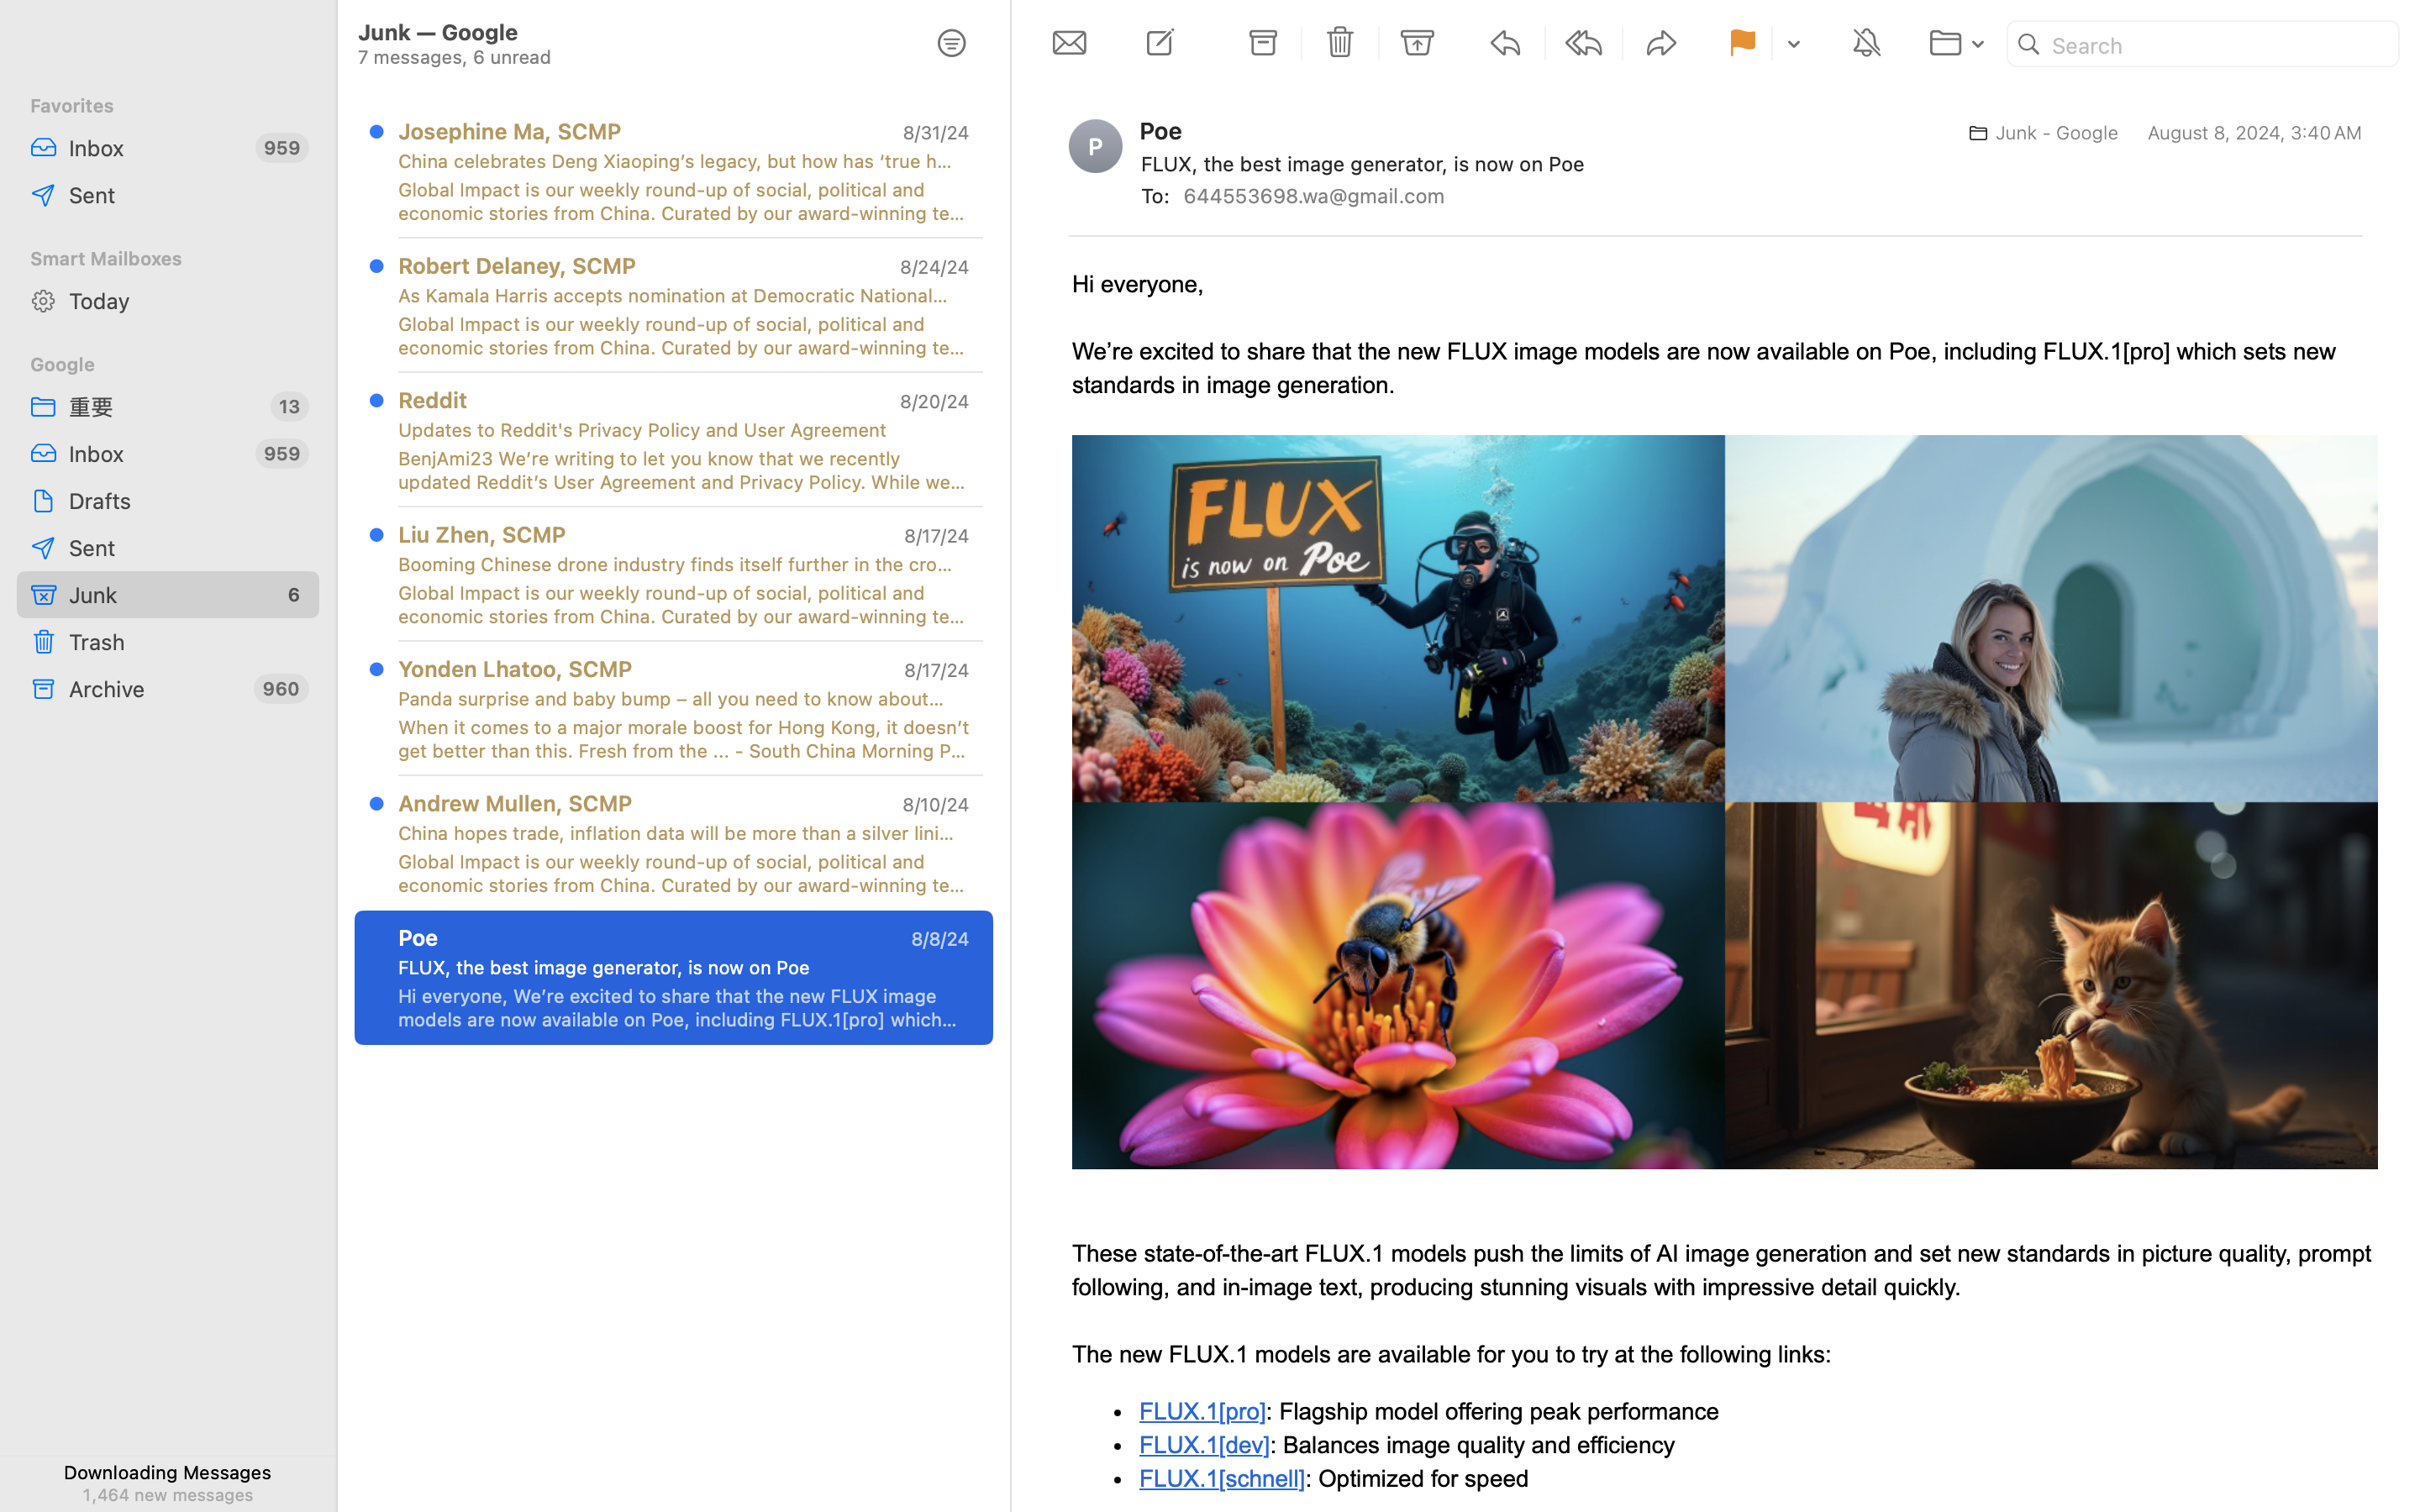  I want to click on 'FLUX.1[dev]', so click(1203, 1443).